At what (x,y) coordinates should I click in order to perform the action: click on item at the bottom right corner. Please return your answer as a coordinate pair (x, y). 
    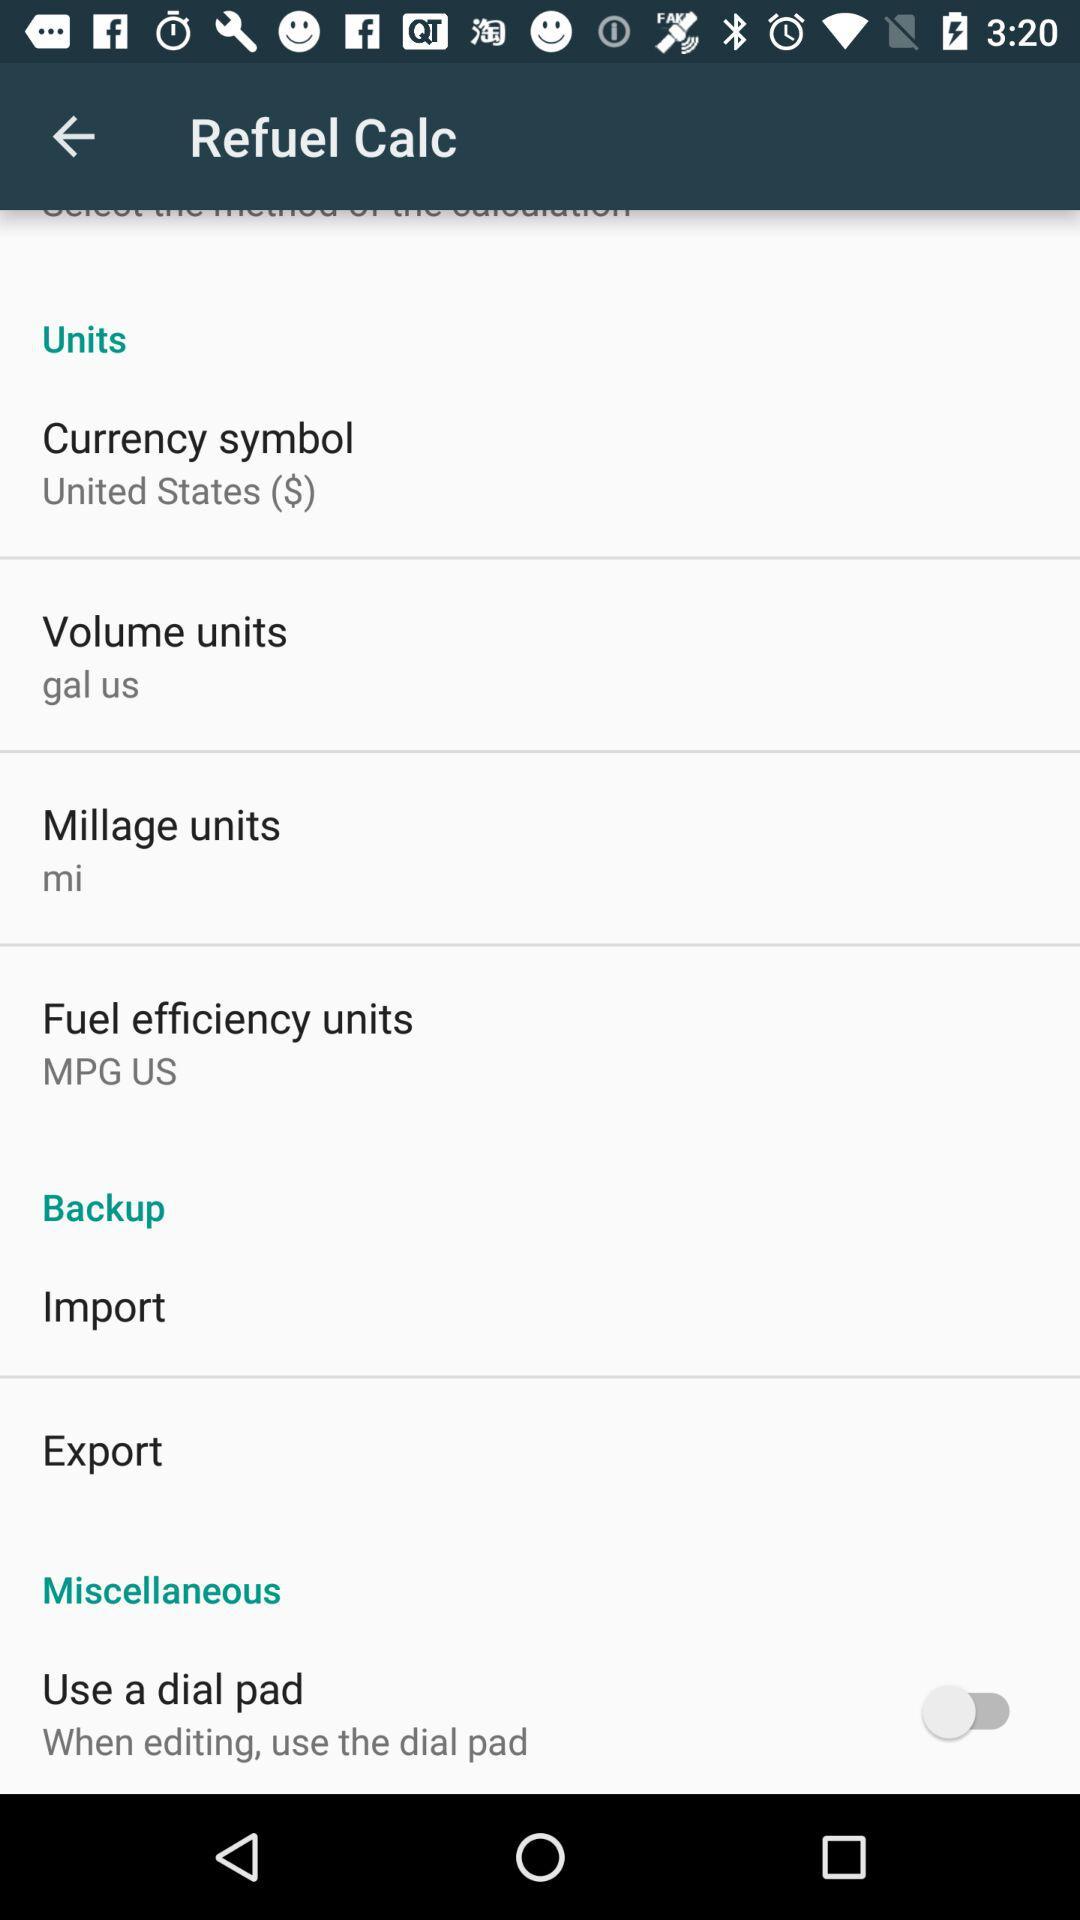
    Looking at the image, I should click on (974, 1710).